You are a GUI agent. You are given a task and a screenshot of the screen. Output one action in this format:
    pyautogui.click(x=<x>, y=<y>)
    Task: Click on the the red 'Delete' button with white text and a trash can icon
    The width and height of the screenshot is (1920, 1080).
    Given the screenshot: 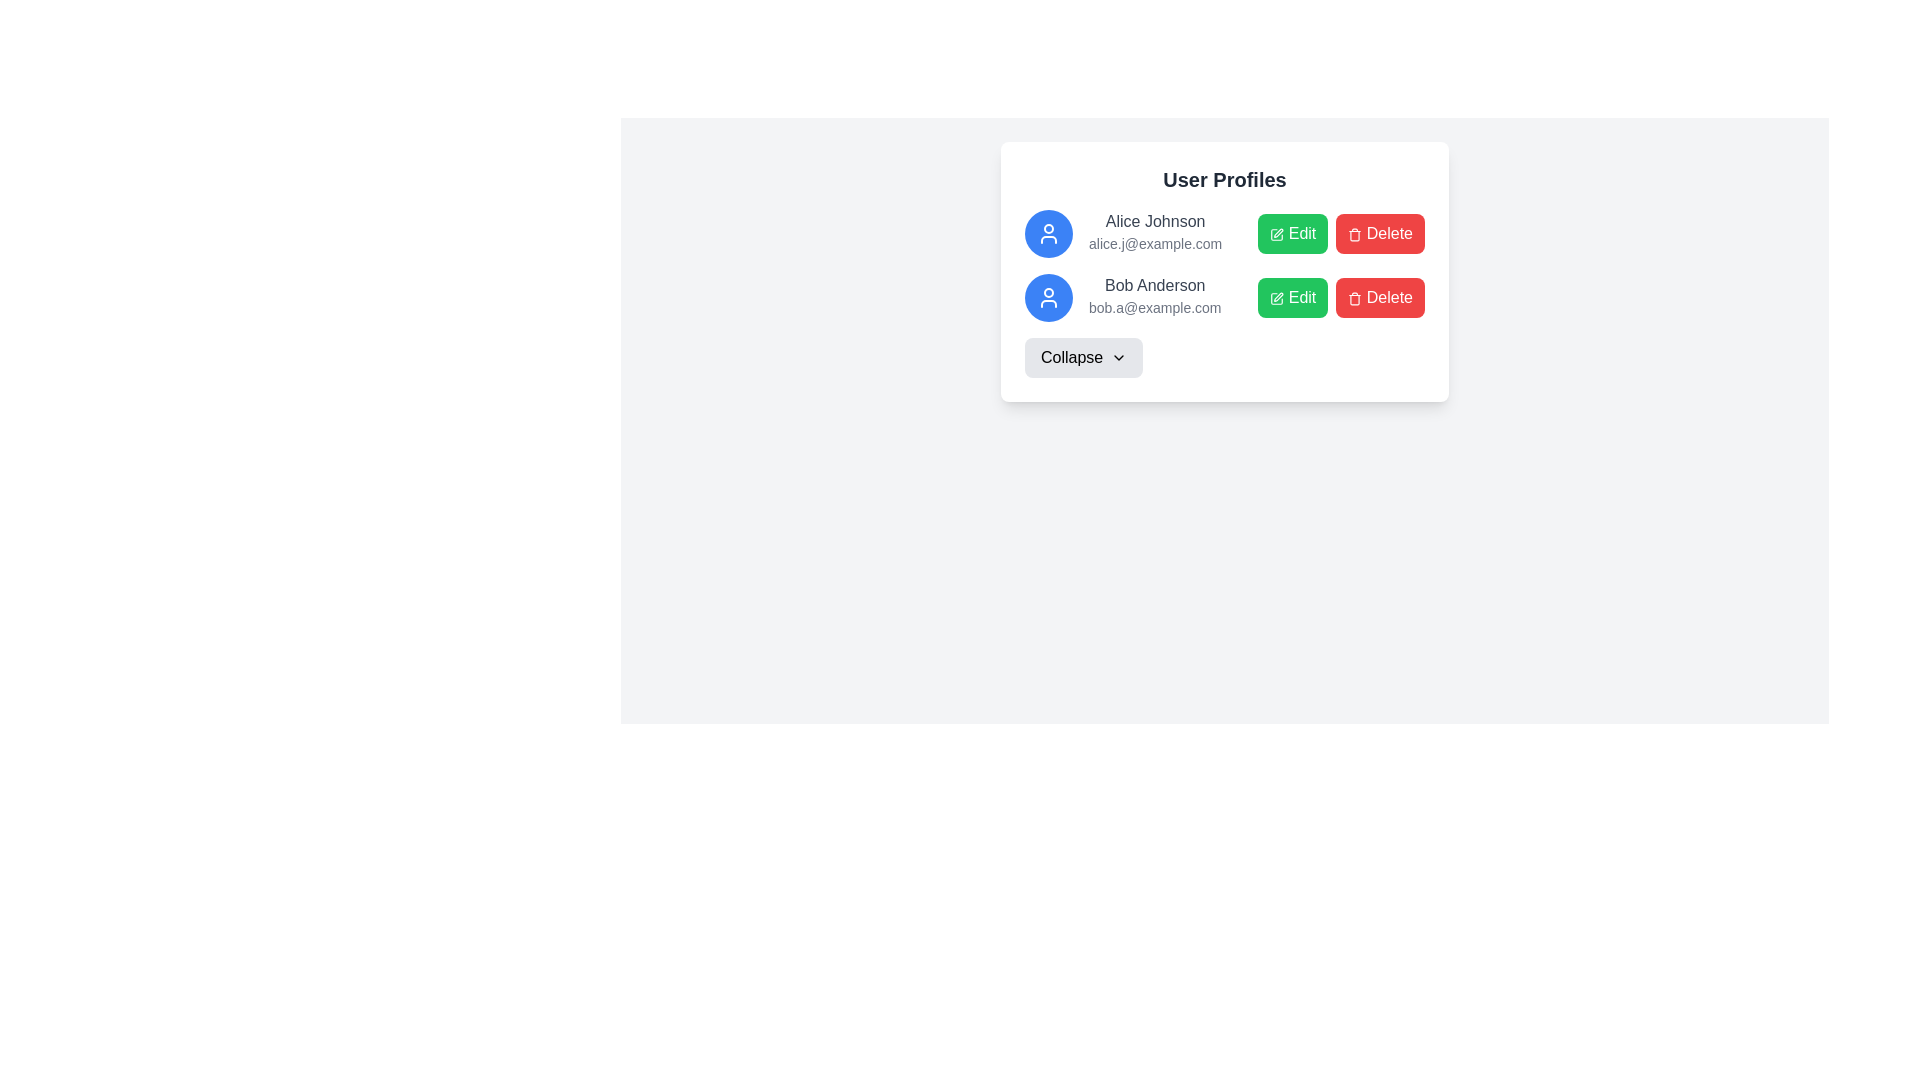 What is the action you would take?
    pyautogui.click(x=1379, y=233)
    